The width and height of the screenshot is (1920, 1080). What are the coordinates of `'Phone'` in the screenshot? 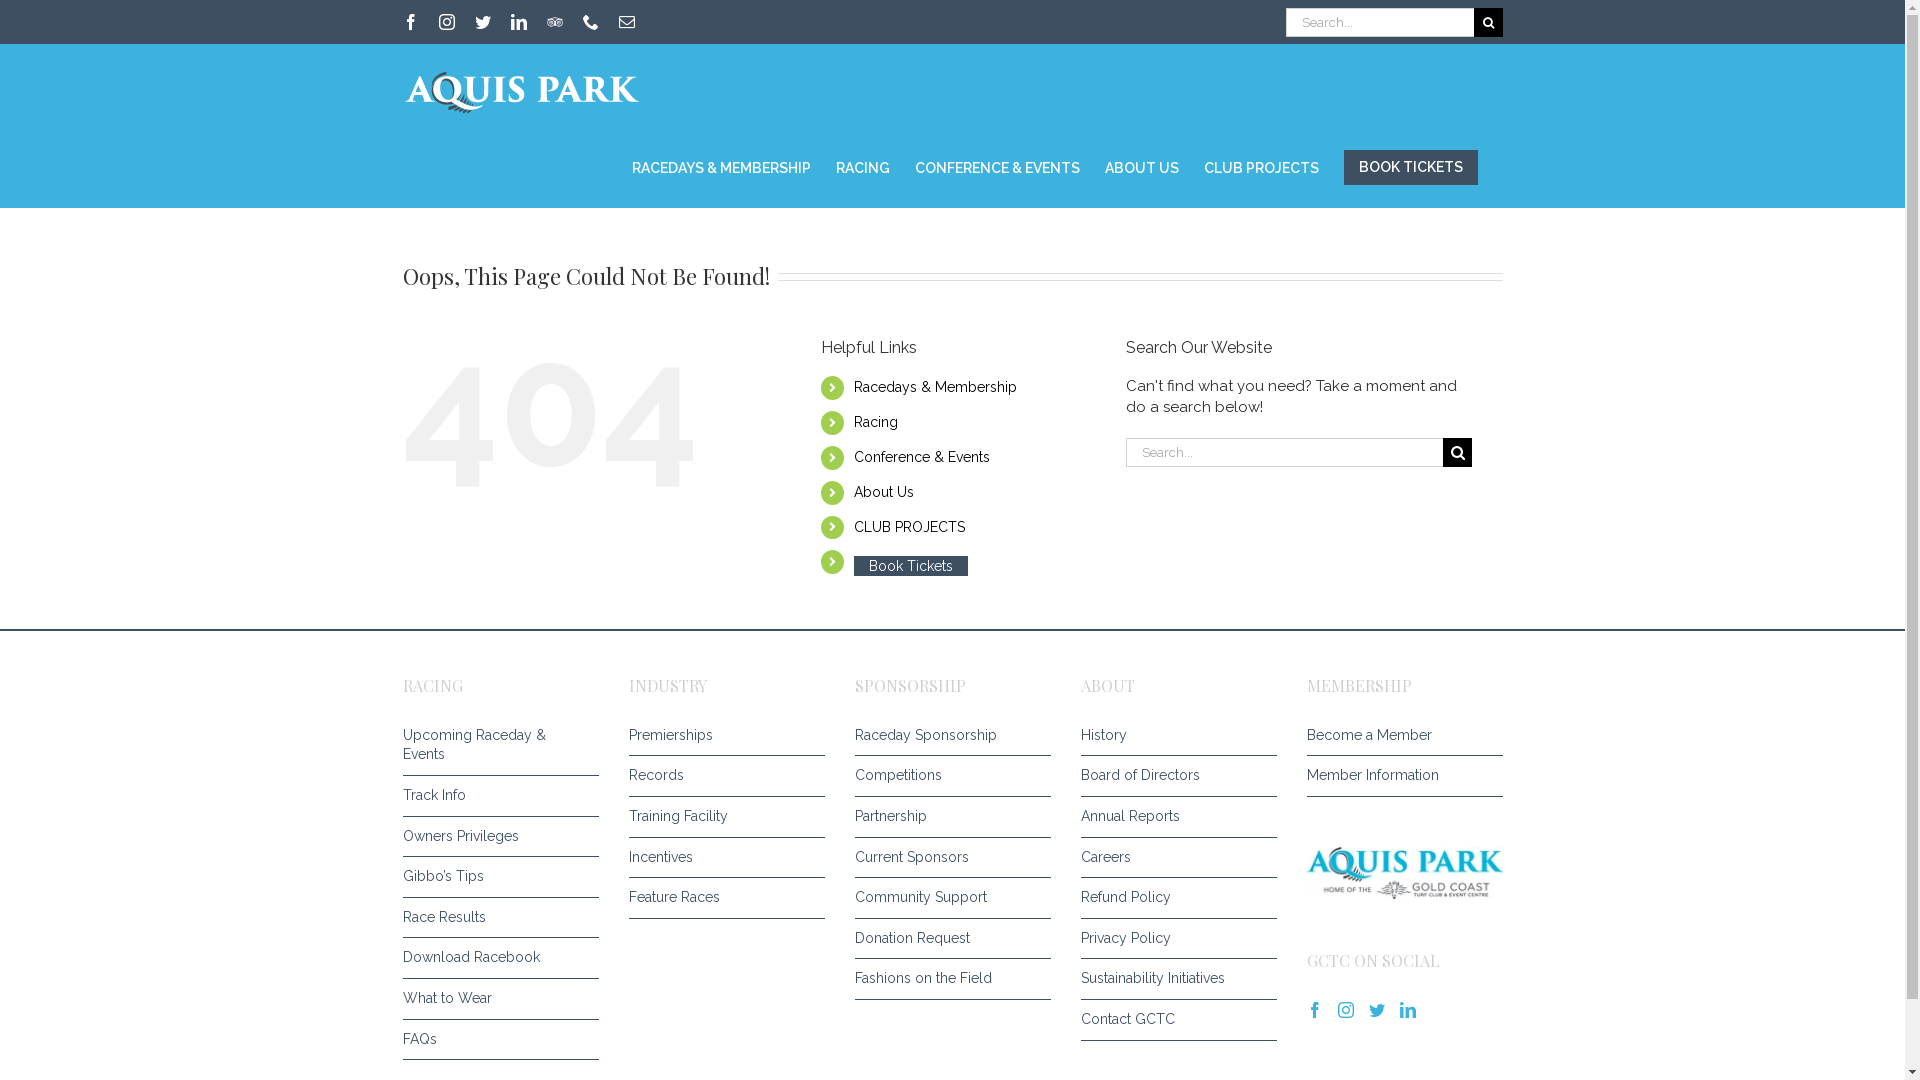 It's located at (589, 22).